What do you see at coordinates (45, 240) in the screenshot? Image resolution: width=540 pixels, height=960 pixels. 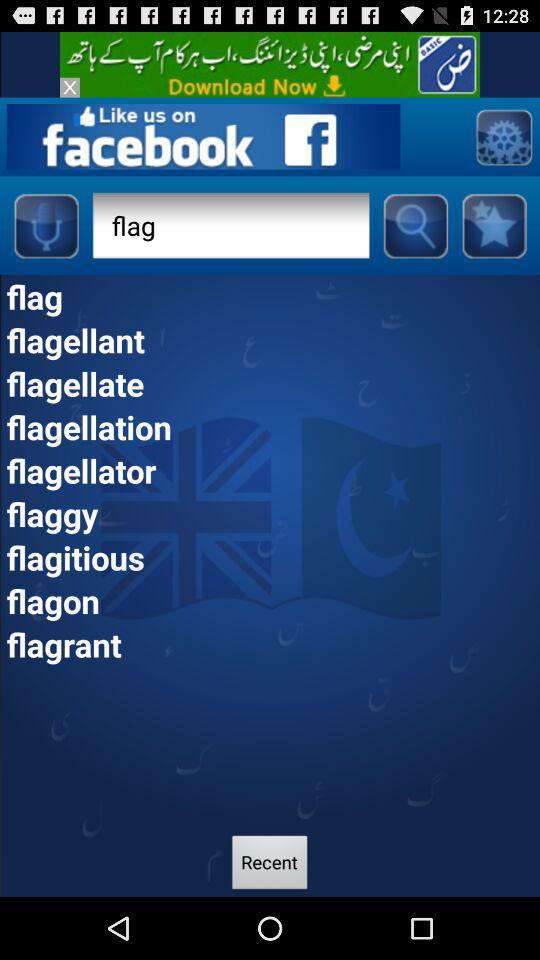 I see `the microphone icon` at bounding box center [45, 240].